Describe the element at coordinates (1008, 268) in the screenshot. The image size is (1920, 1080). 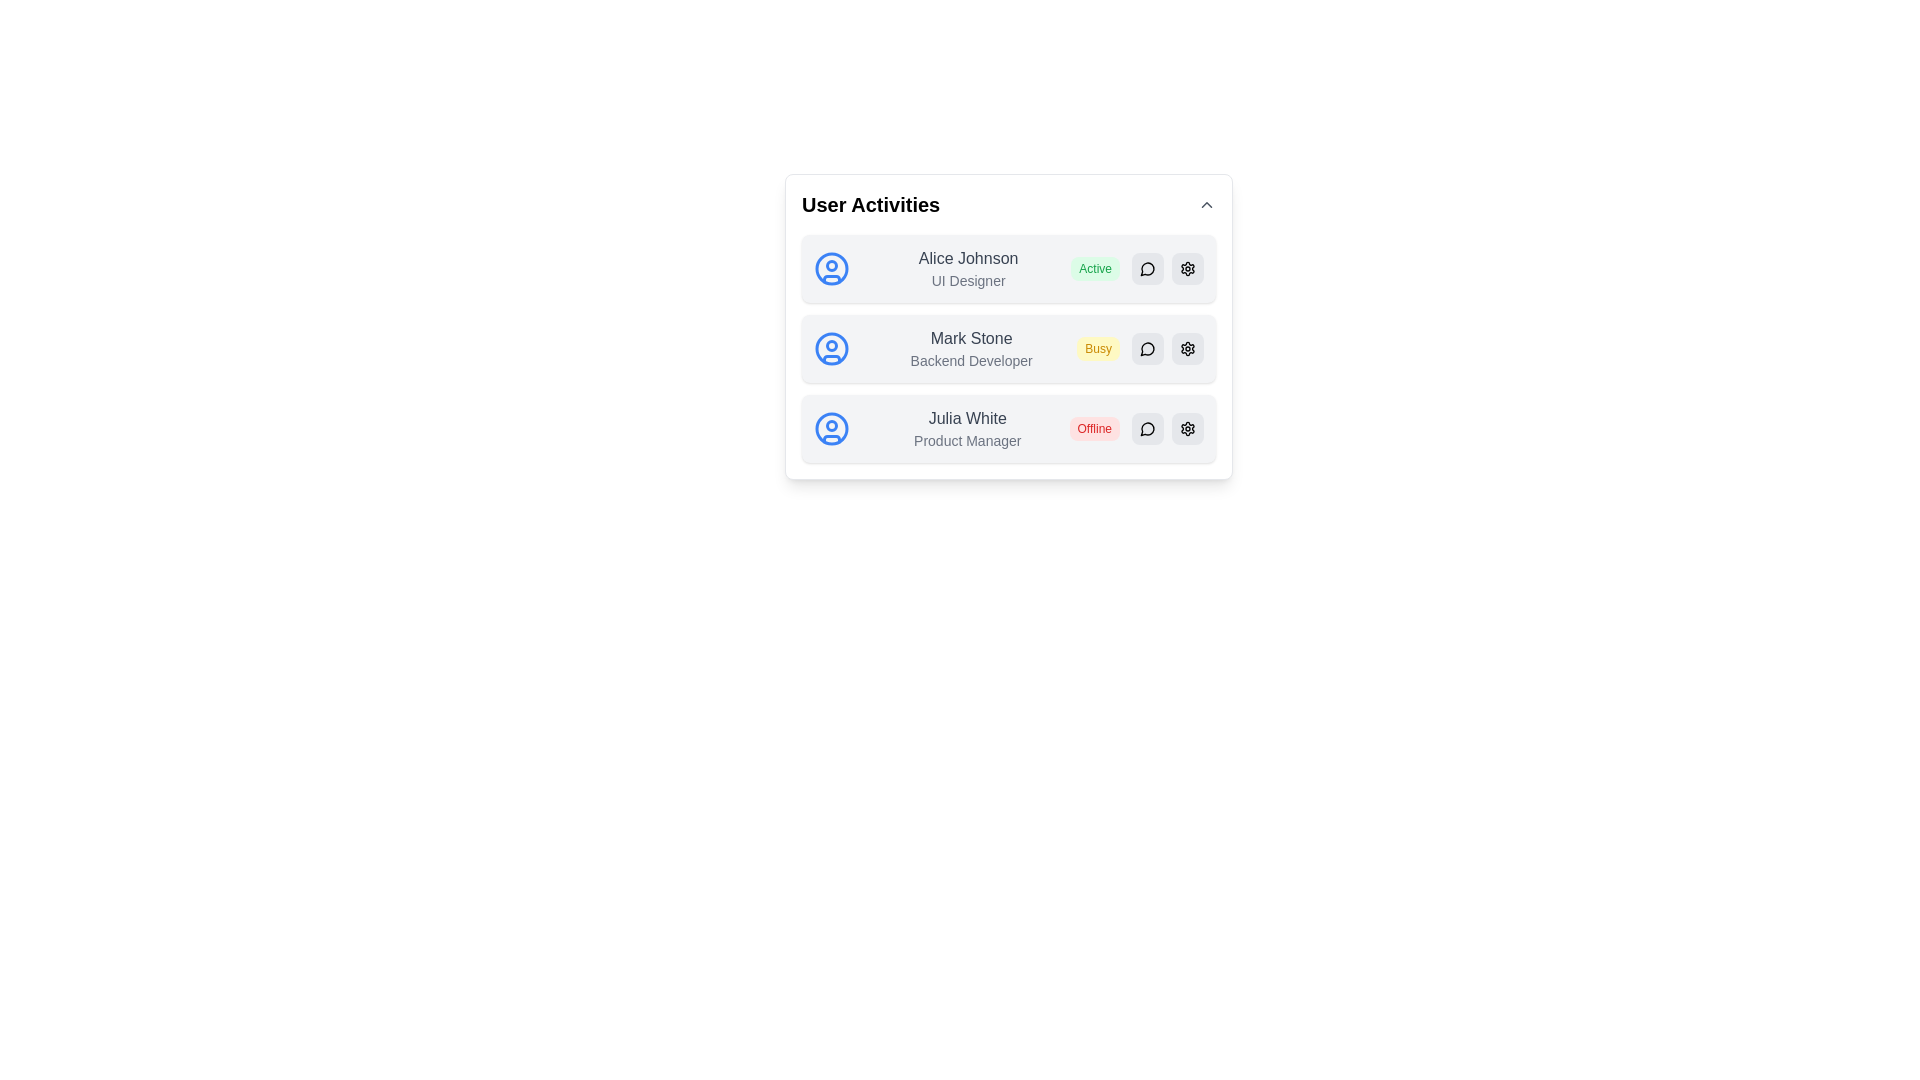
I see `details displayed on the user profile card at the top of the vertical list` at that location.